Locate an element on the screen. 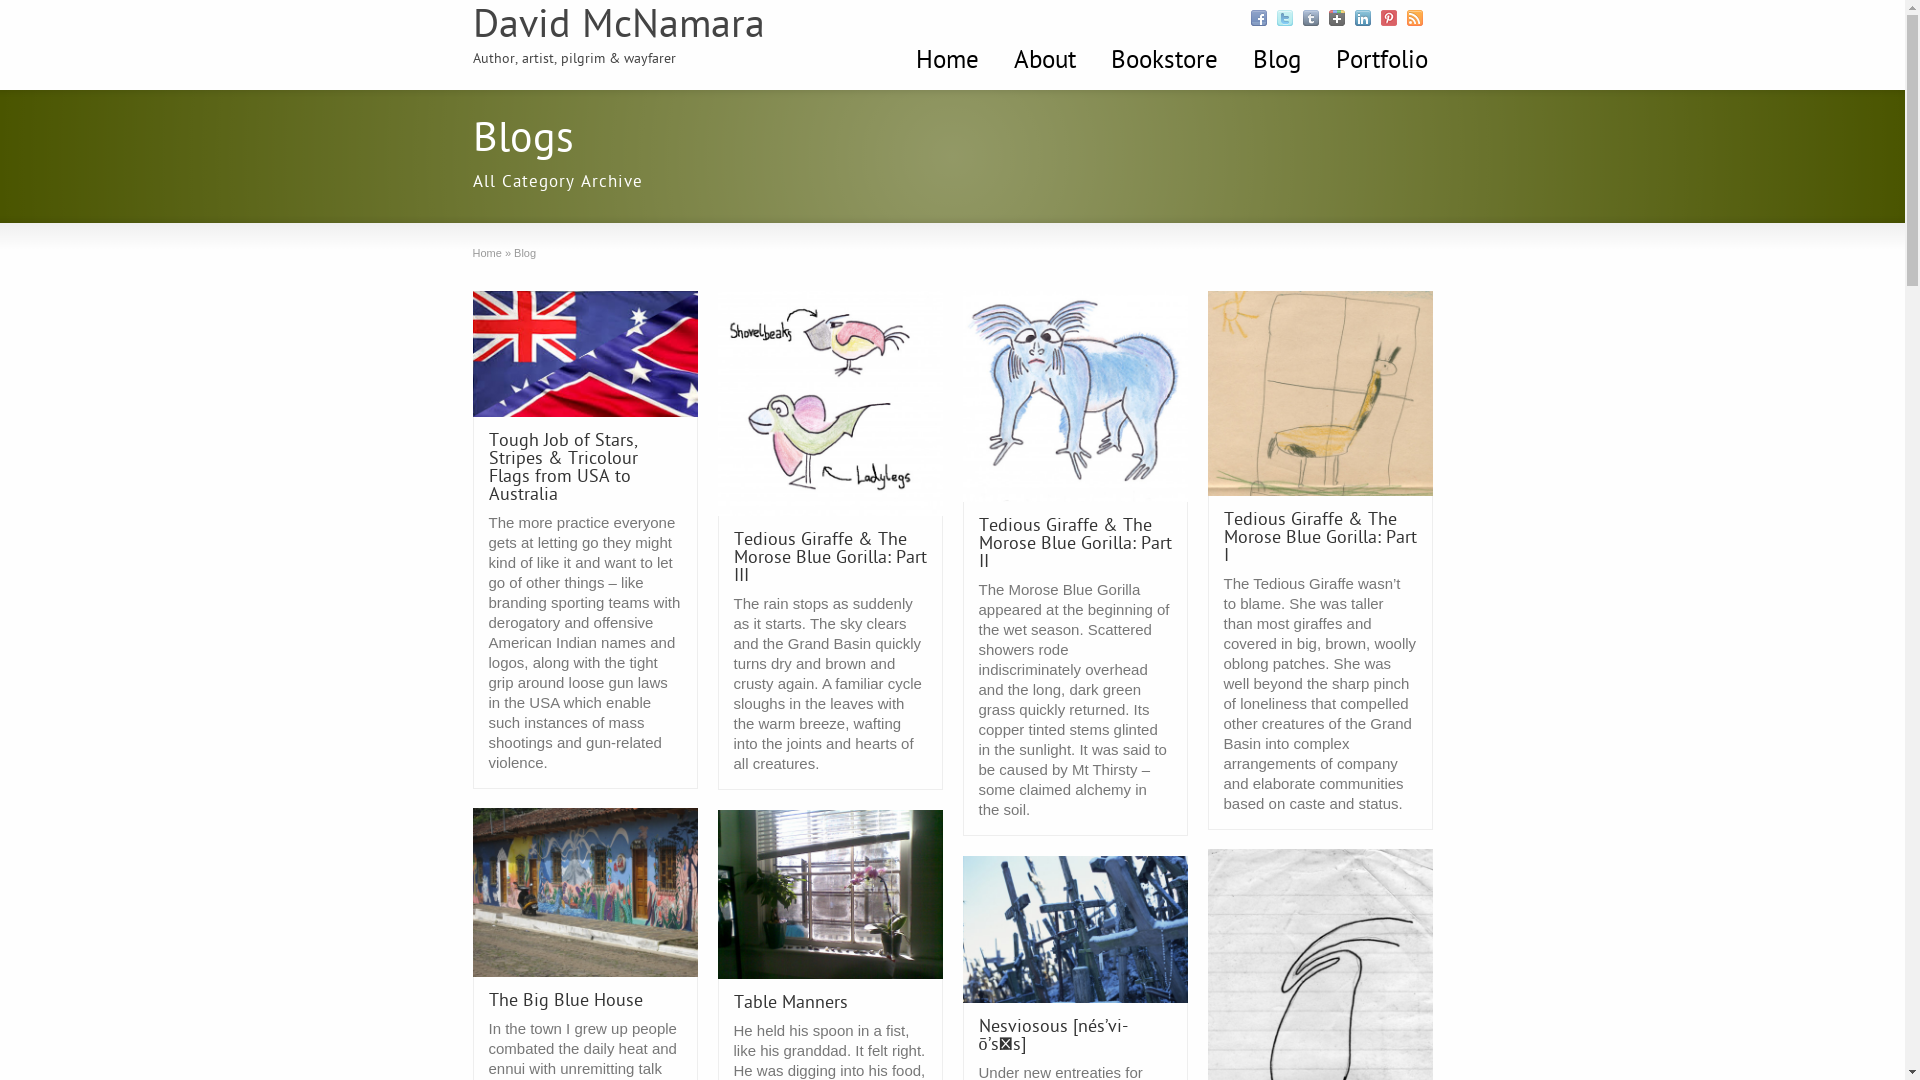 The width and height of the screenshot is (1920, 1080). 'Home' is located at coordinates (486, 252).